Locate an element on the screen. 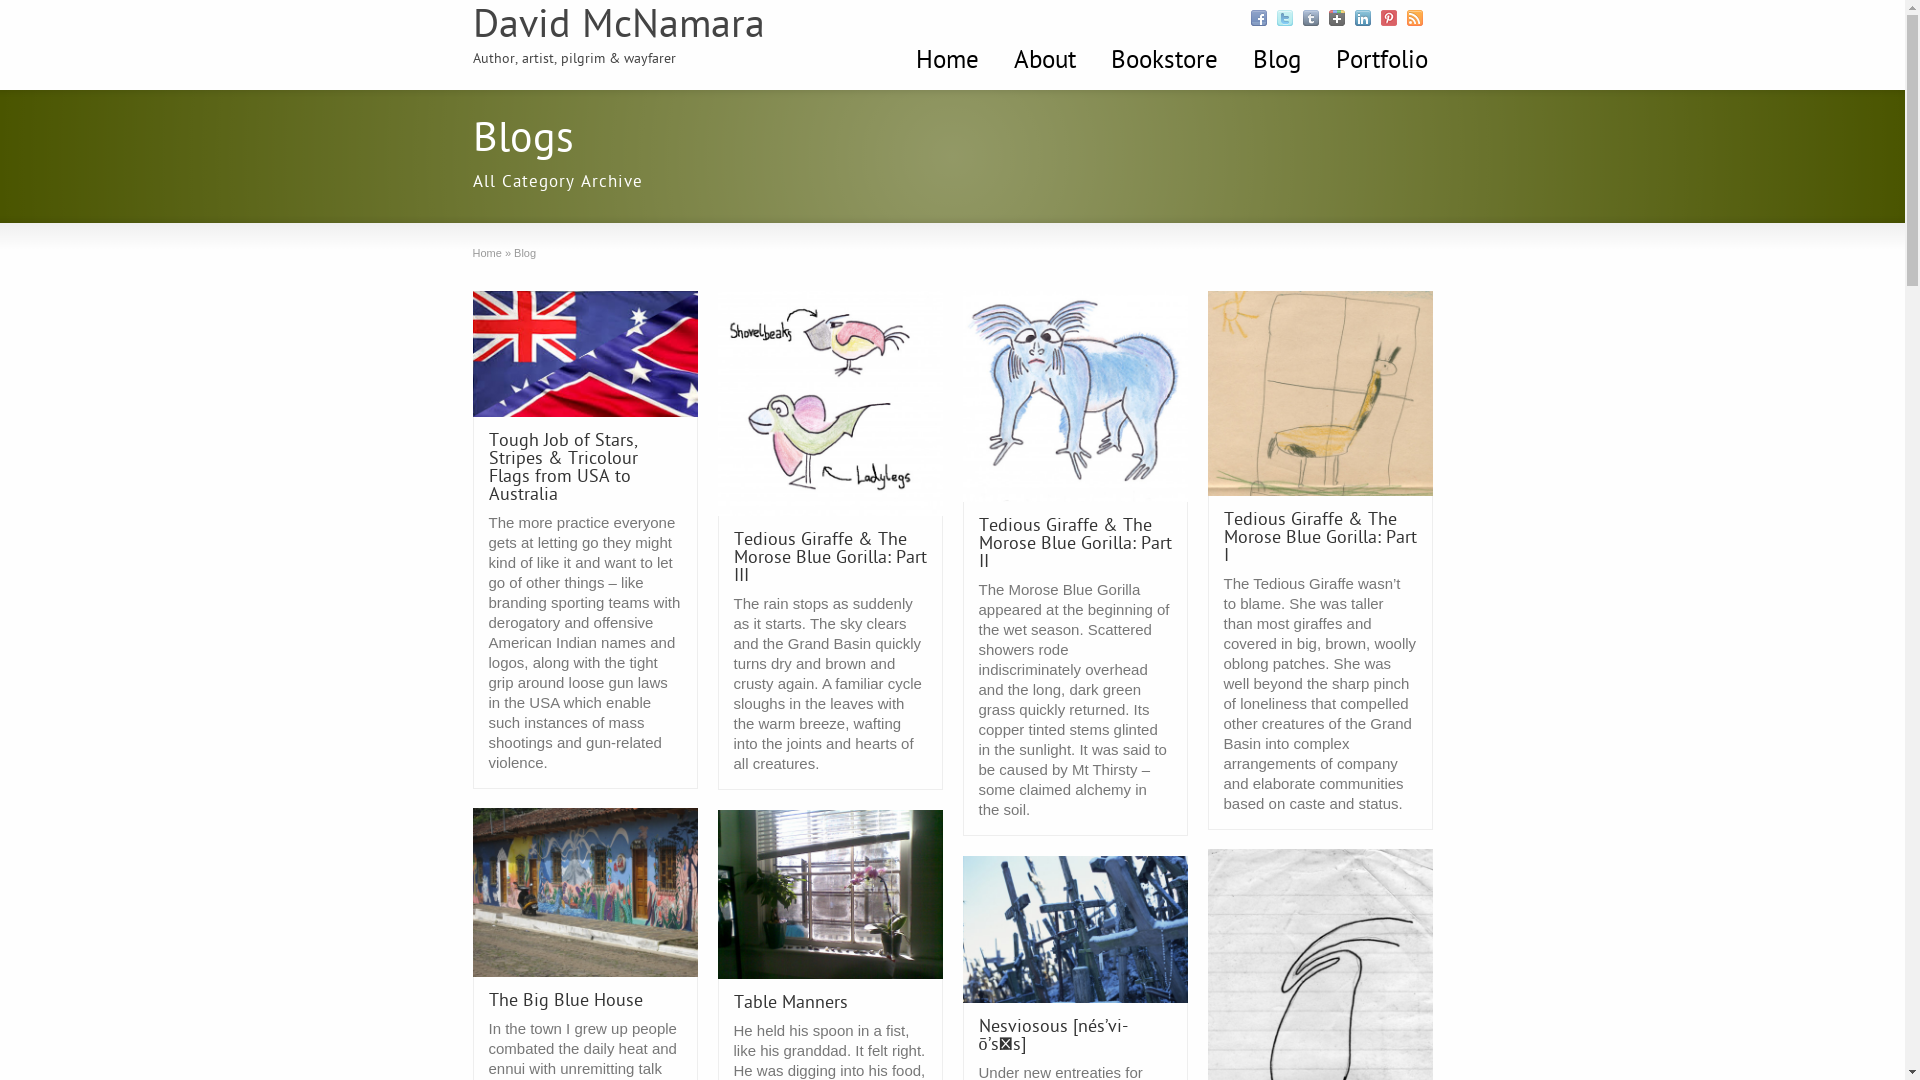 The width and height of the screenshot is (1920, 1080). 'Home' is located at coordinates (486, 252).